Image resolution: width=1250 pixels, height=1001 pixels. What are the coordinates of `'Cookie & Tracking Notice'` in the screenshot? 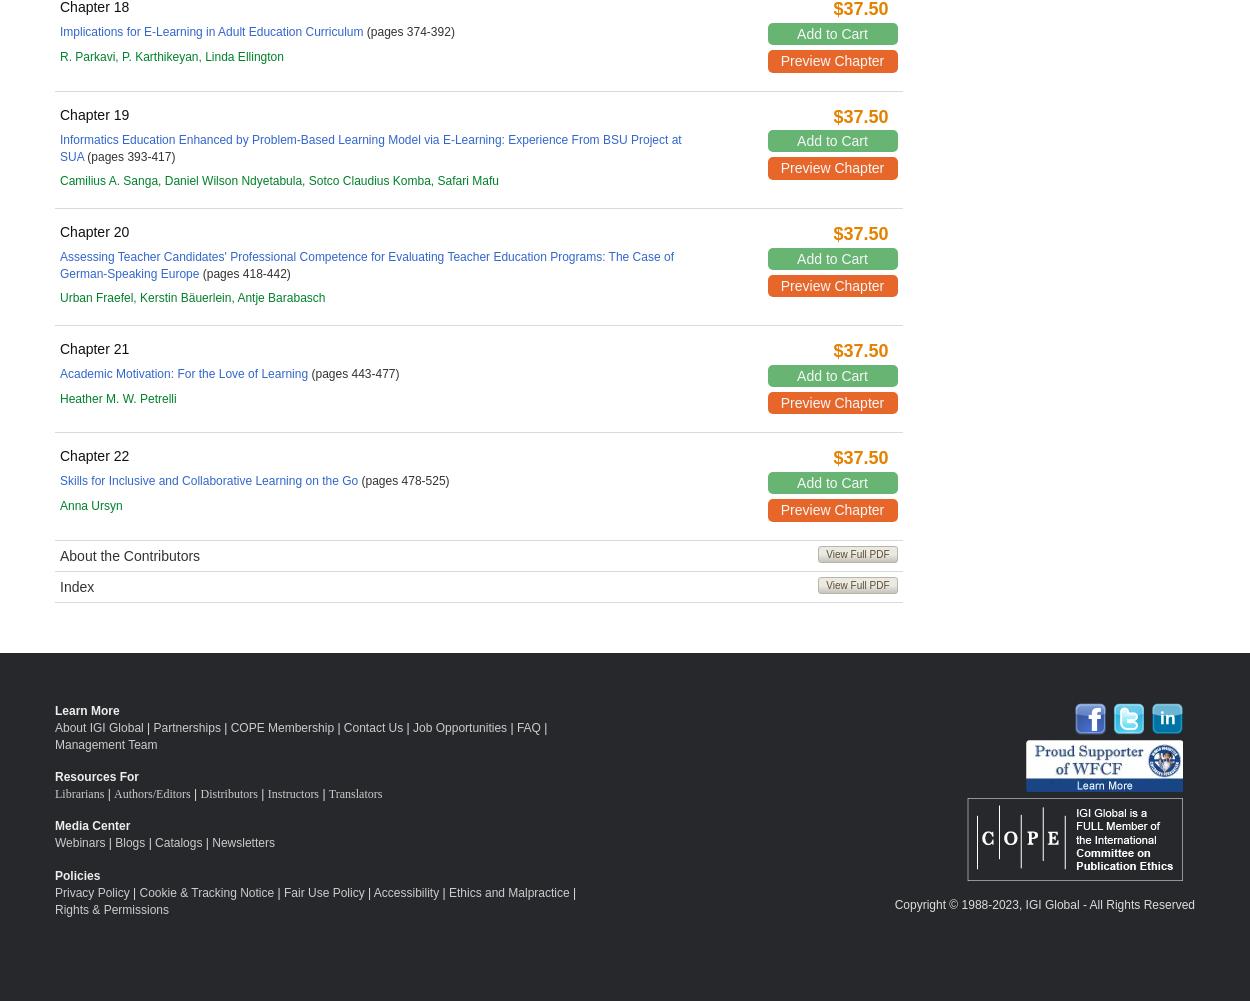 It's located at (139, 891).